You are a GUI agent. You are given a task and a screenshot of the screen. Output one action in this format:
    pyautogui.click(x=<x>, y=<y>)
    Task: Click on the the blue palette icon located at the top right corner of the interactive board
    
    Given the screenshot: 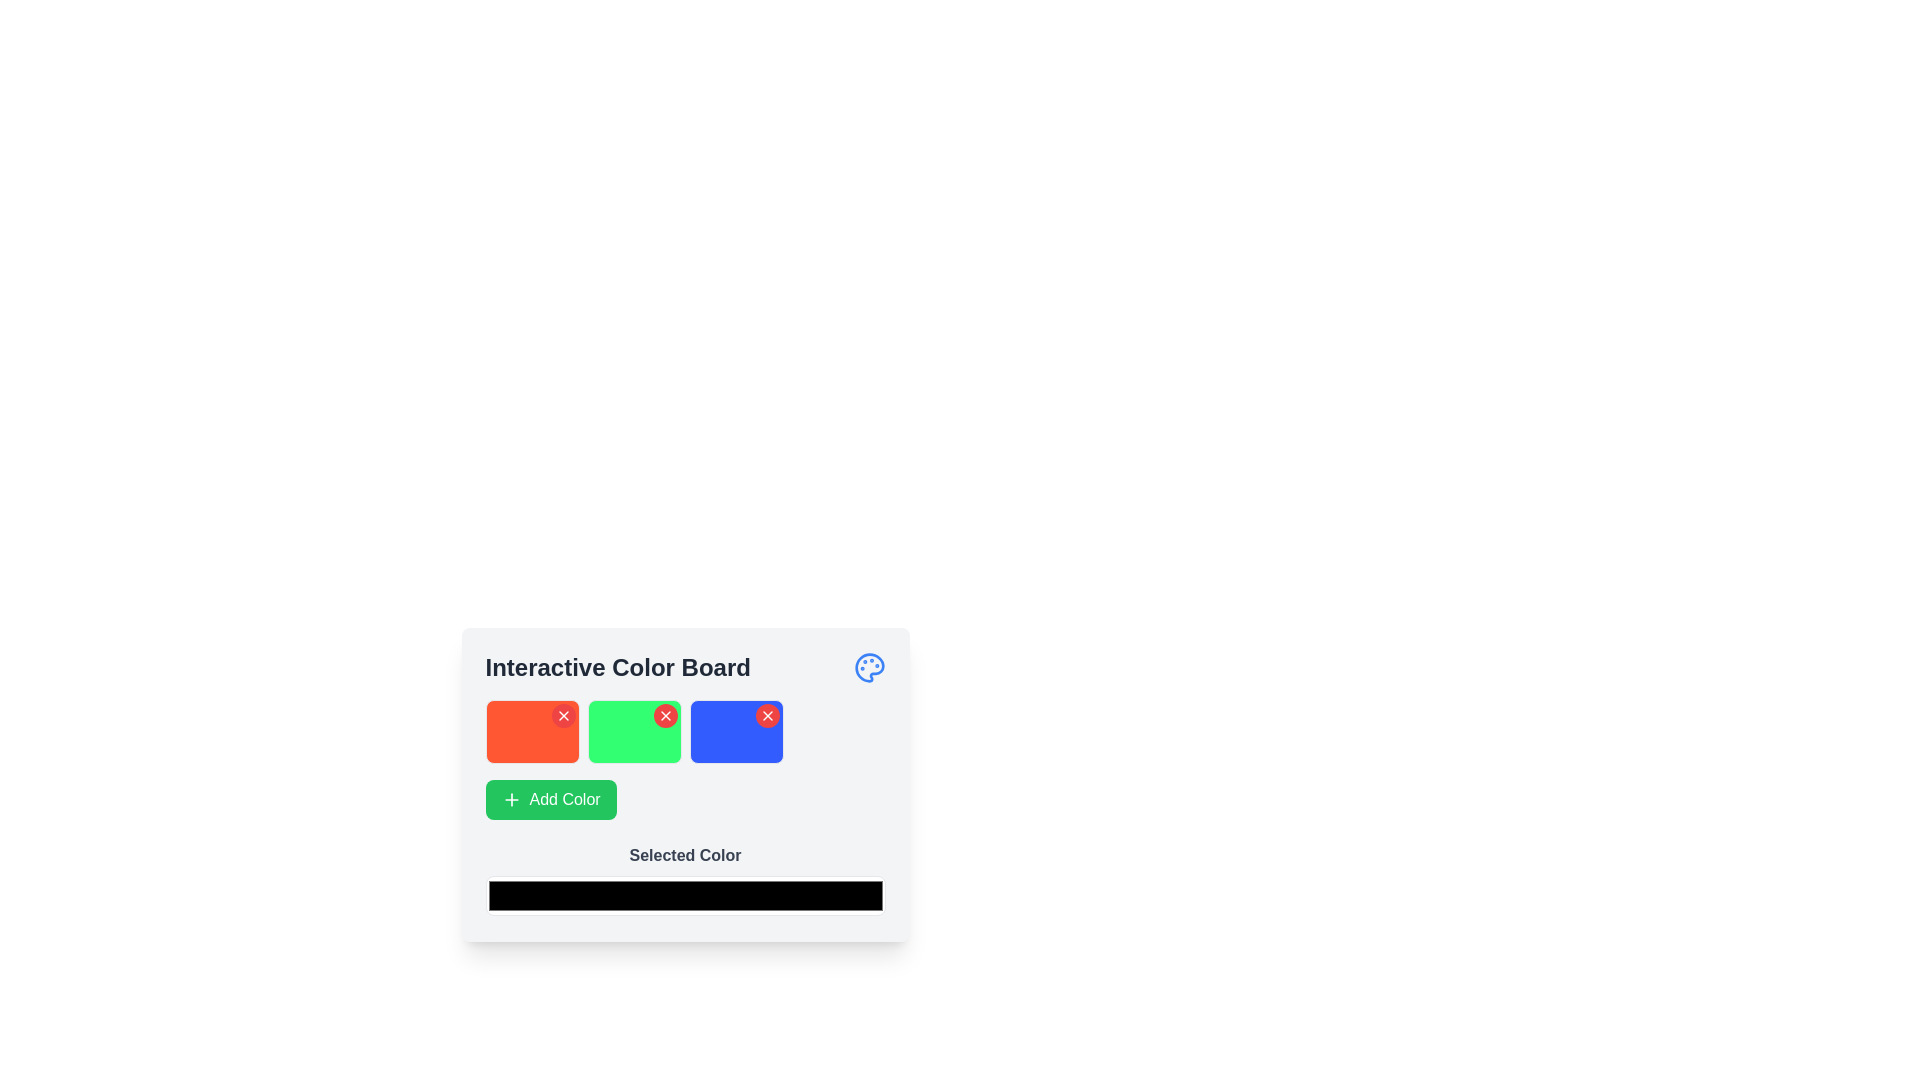 What is the action you would take?
    pyautogui.click(x=868, y=667)
    